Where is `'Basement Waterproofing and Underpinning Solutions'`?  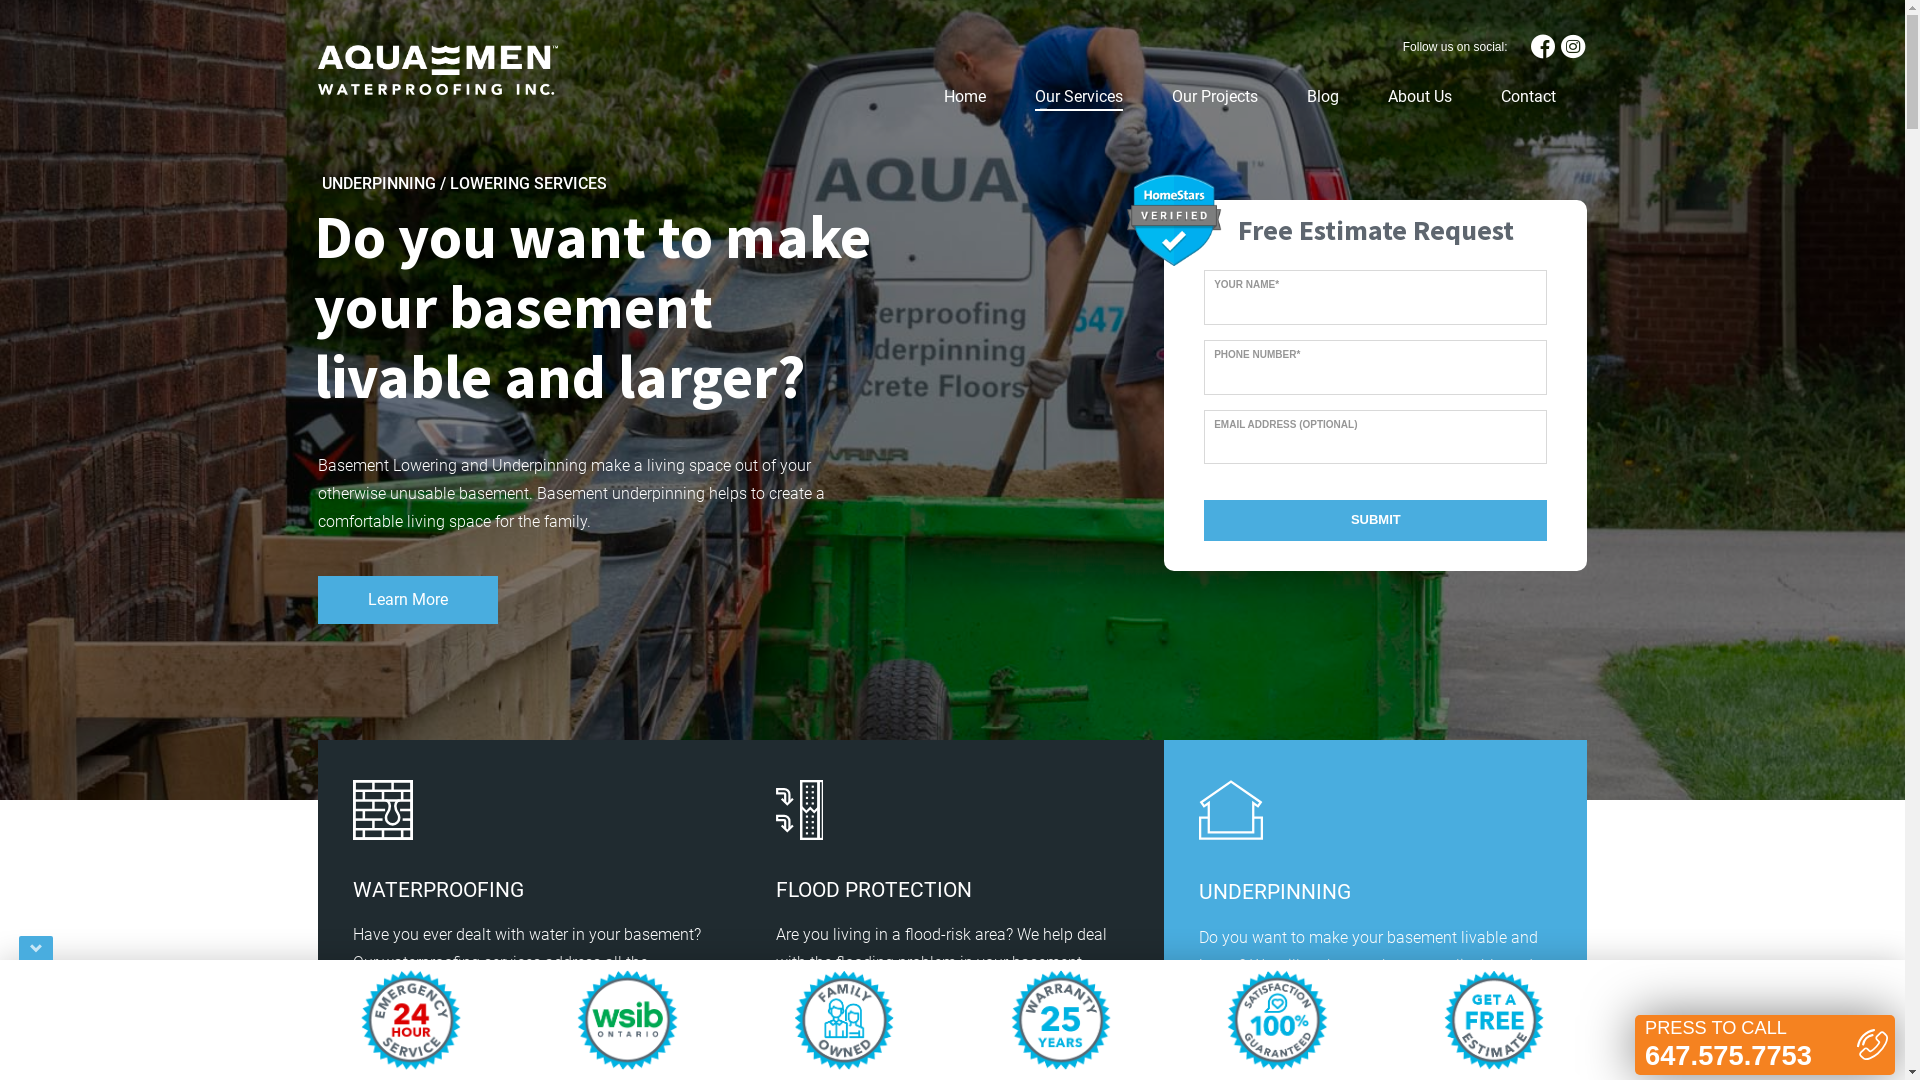
'Basement Waterproofing and Underpinning Solutions' is located at coordinates (436, 68).